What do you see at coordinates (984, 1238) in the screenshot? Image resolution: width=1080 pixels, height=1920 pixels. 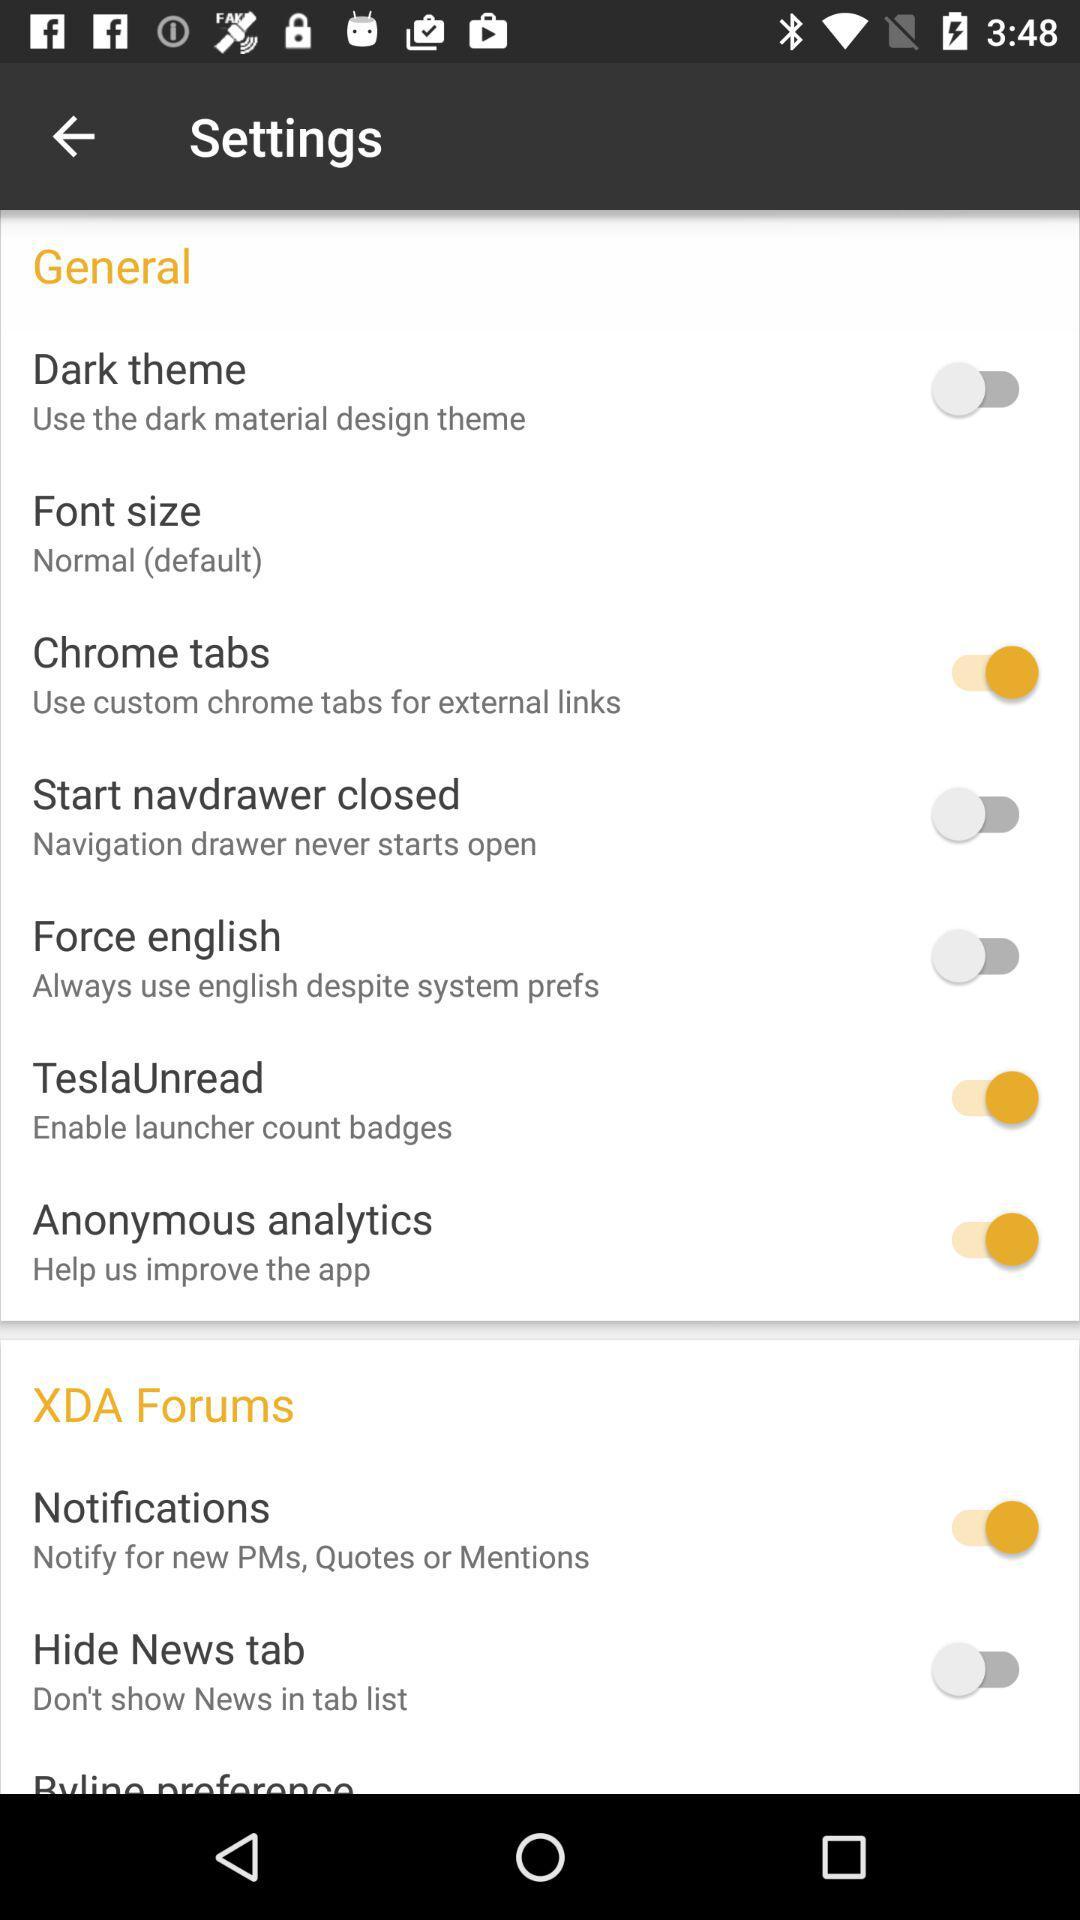 I see `anonymous analytics` at bounding box center [984, 1238].